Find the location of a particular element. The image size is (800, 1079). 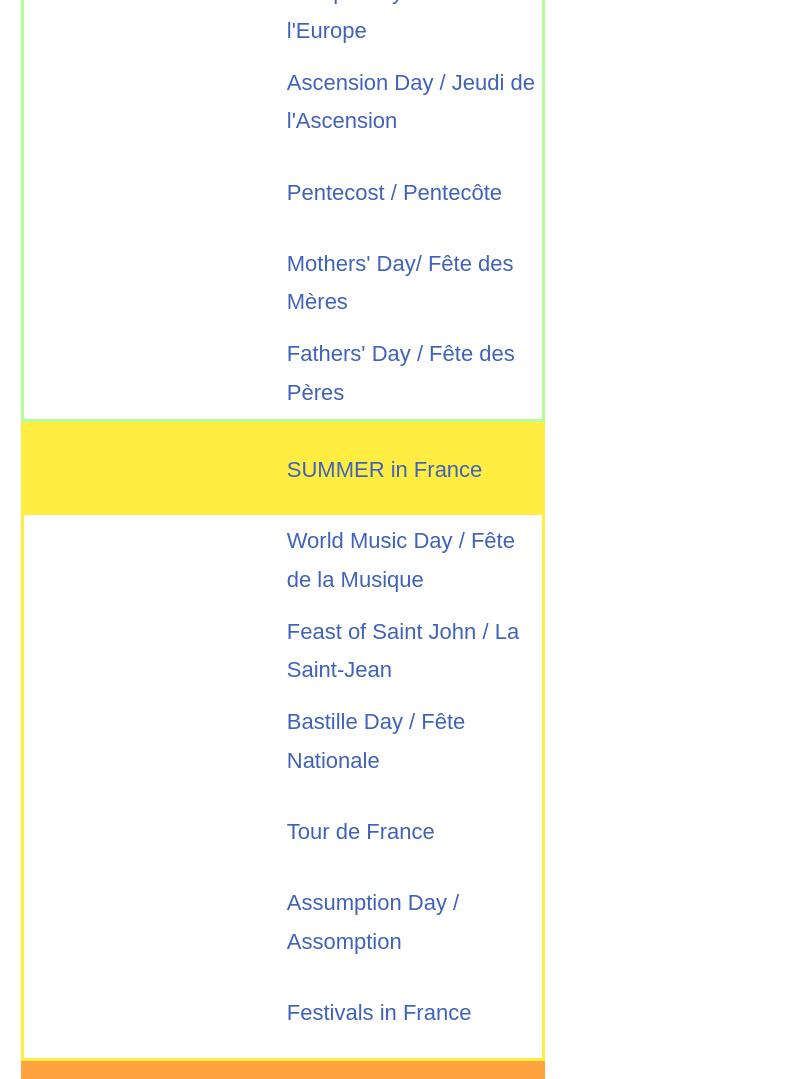

'Mothers' Day/ Fête des Mères' is located at coordinates (398, 282).